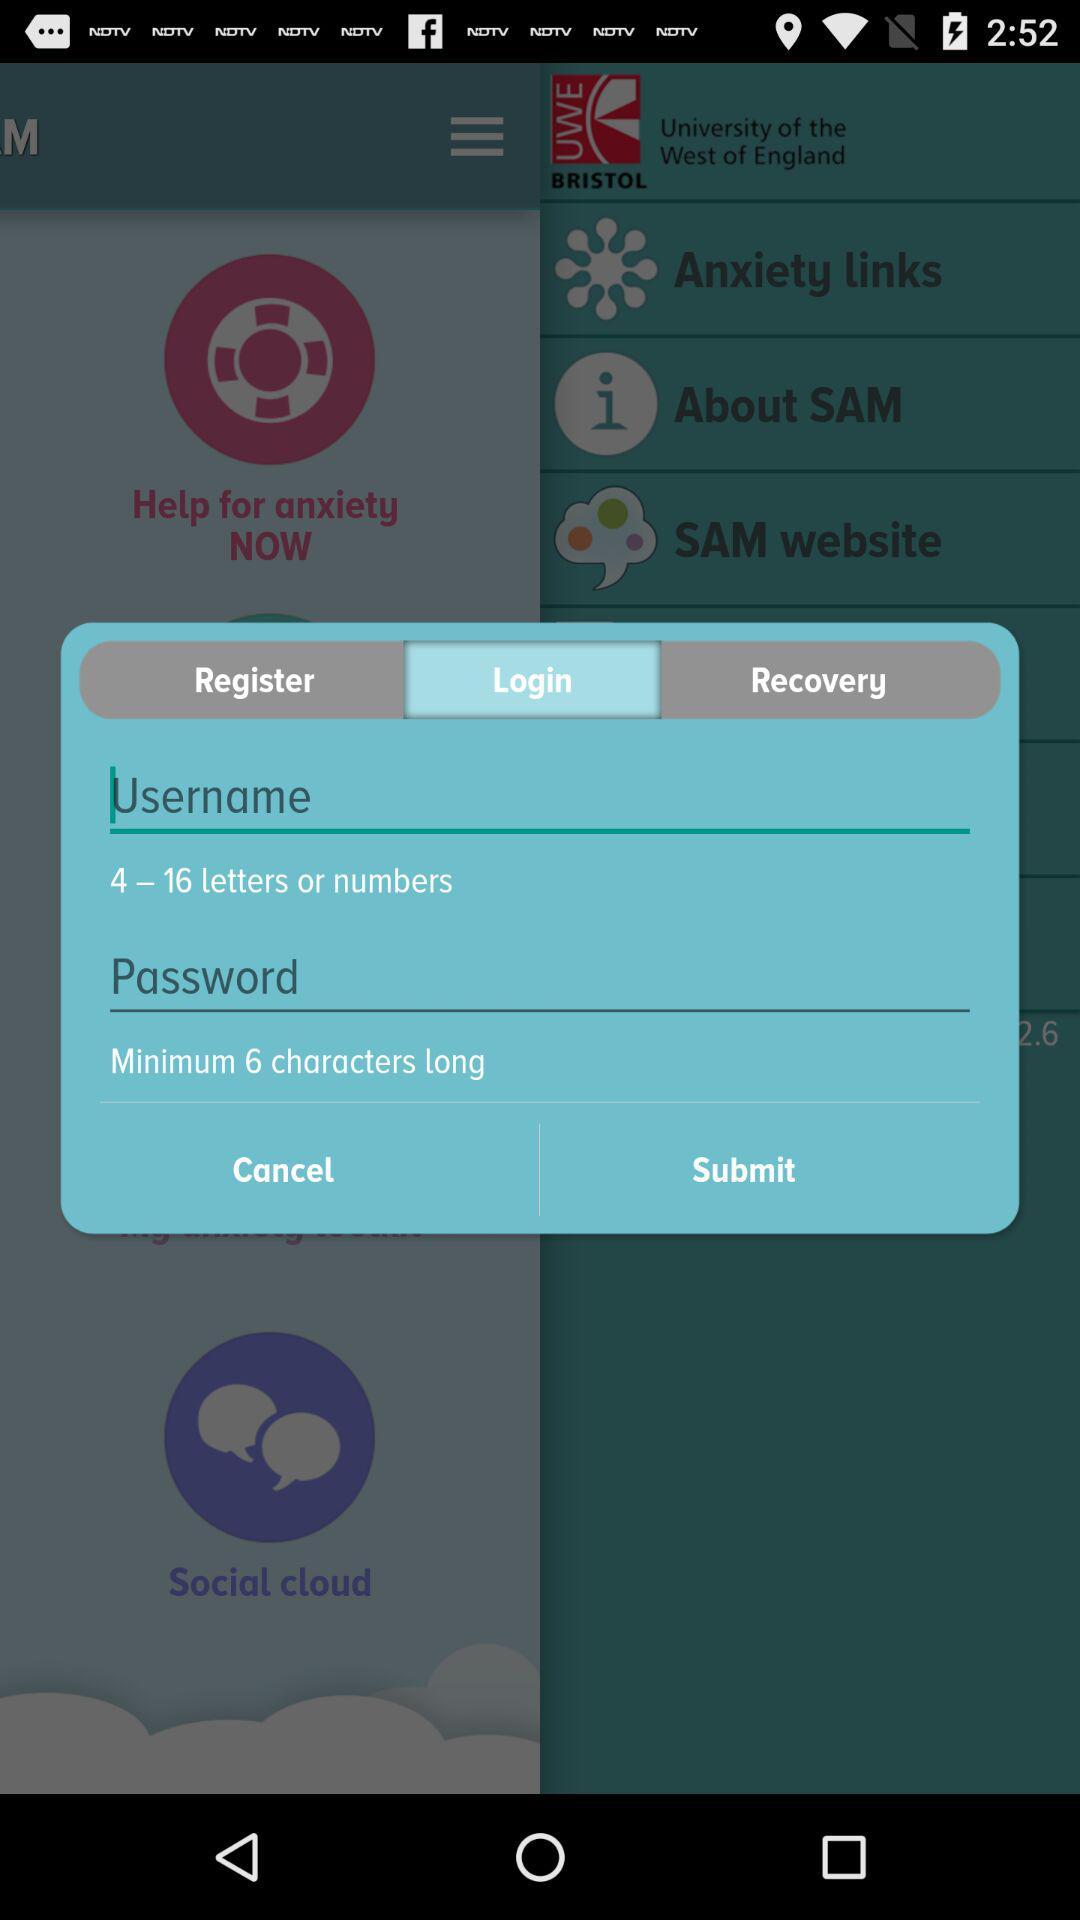 The width and height of the screenshot is (1080, 1920). I want to click on icon next to the login, so click(831, 679).